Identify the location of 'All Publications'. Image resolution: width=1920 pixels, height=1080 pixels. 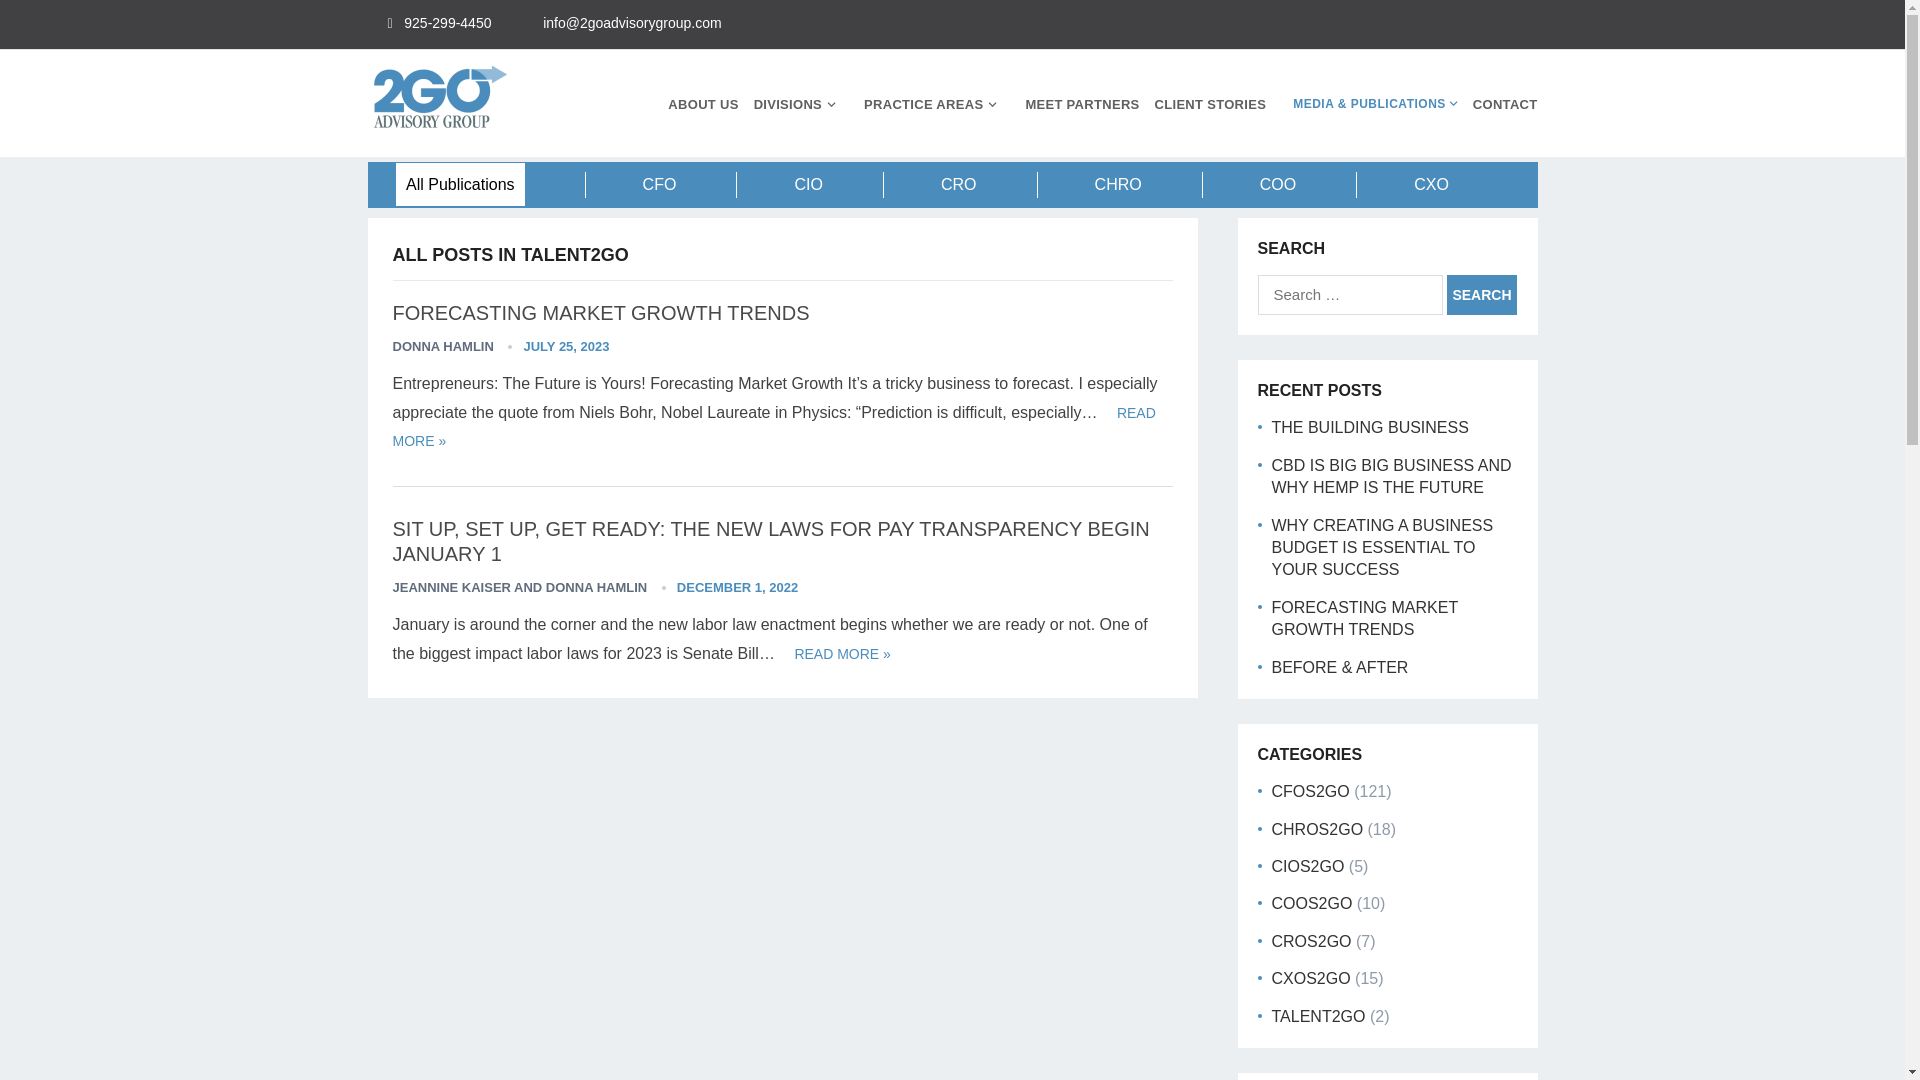
(459, 184).